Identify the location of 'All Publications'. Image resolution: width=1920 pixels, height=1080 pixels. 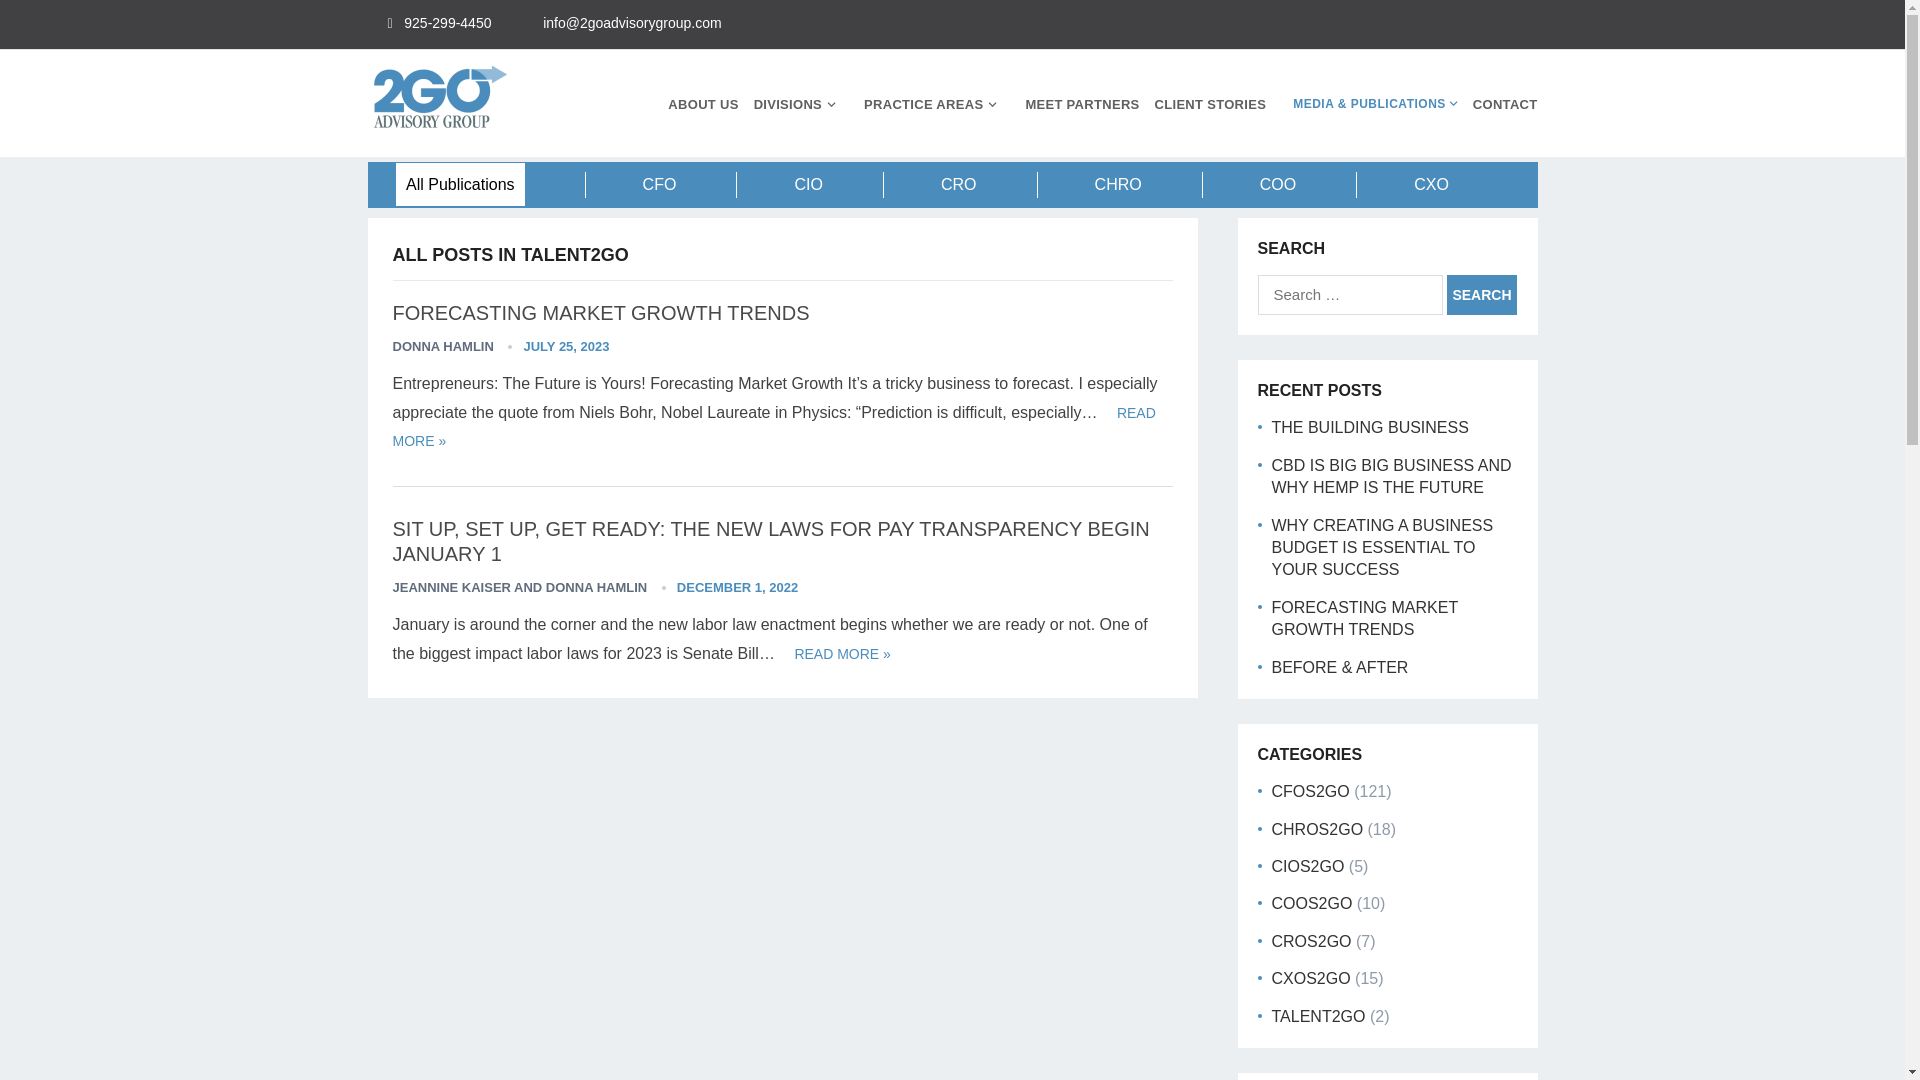
(459, 184).